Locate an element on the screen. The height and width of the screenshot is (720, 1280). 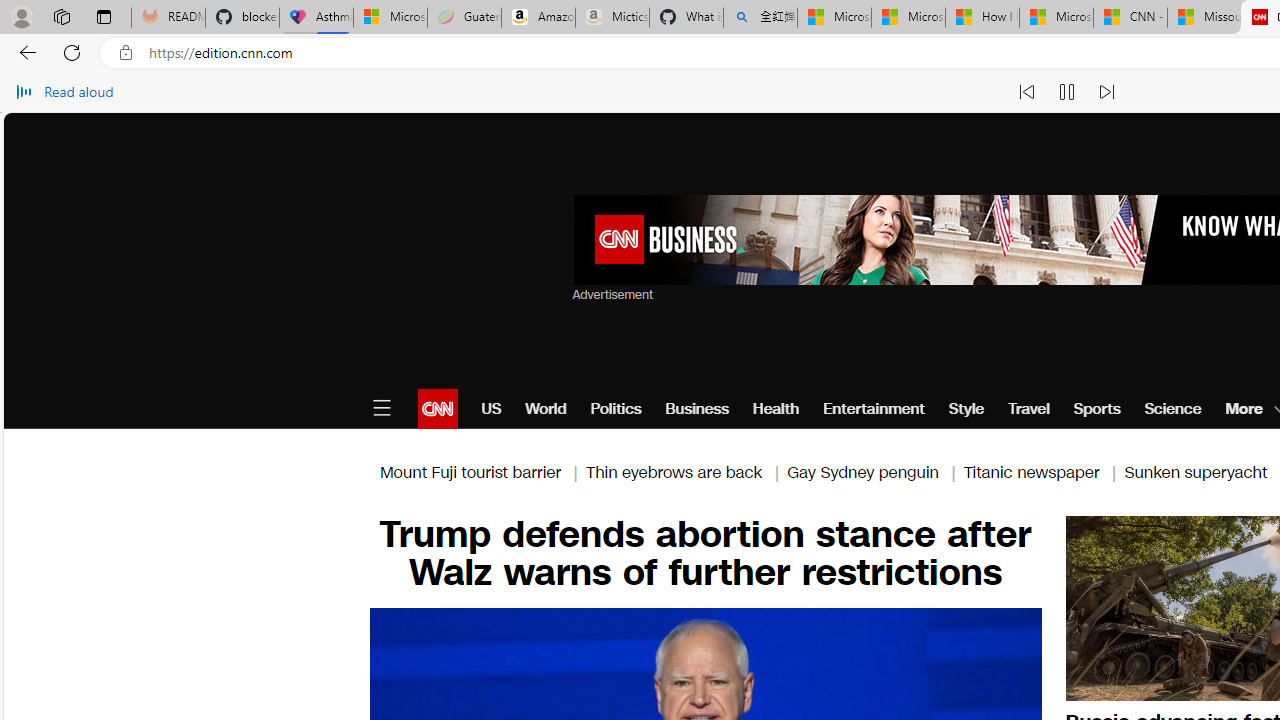
'Mount Fuji tourist barrier |' is located at coordinates (482, 472).